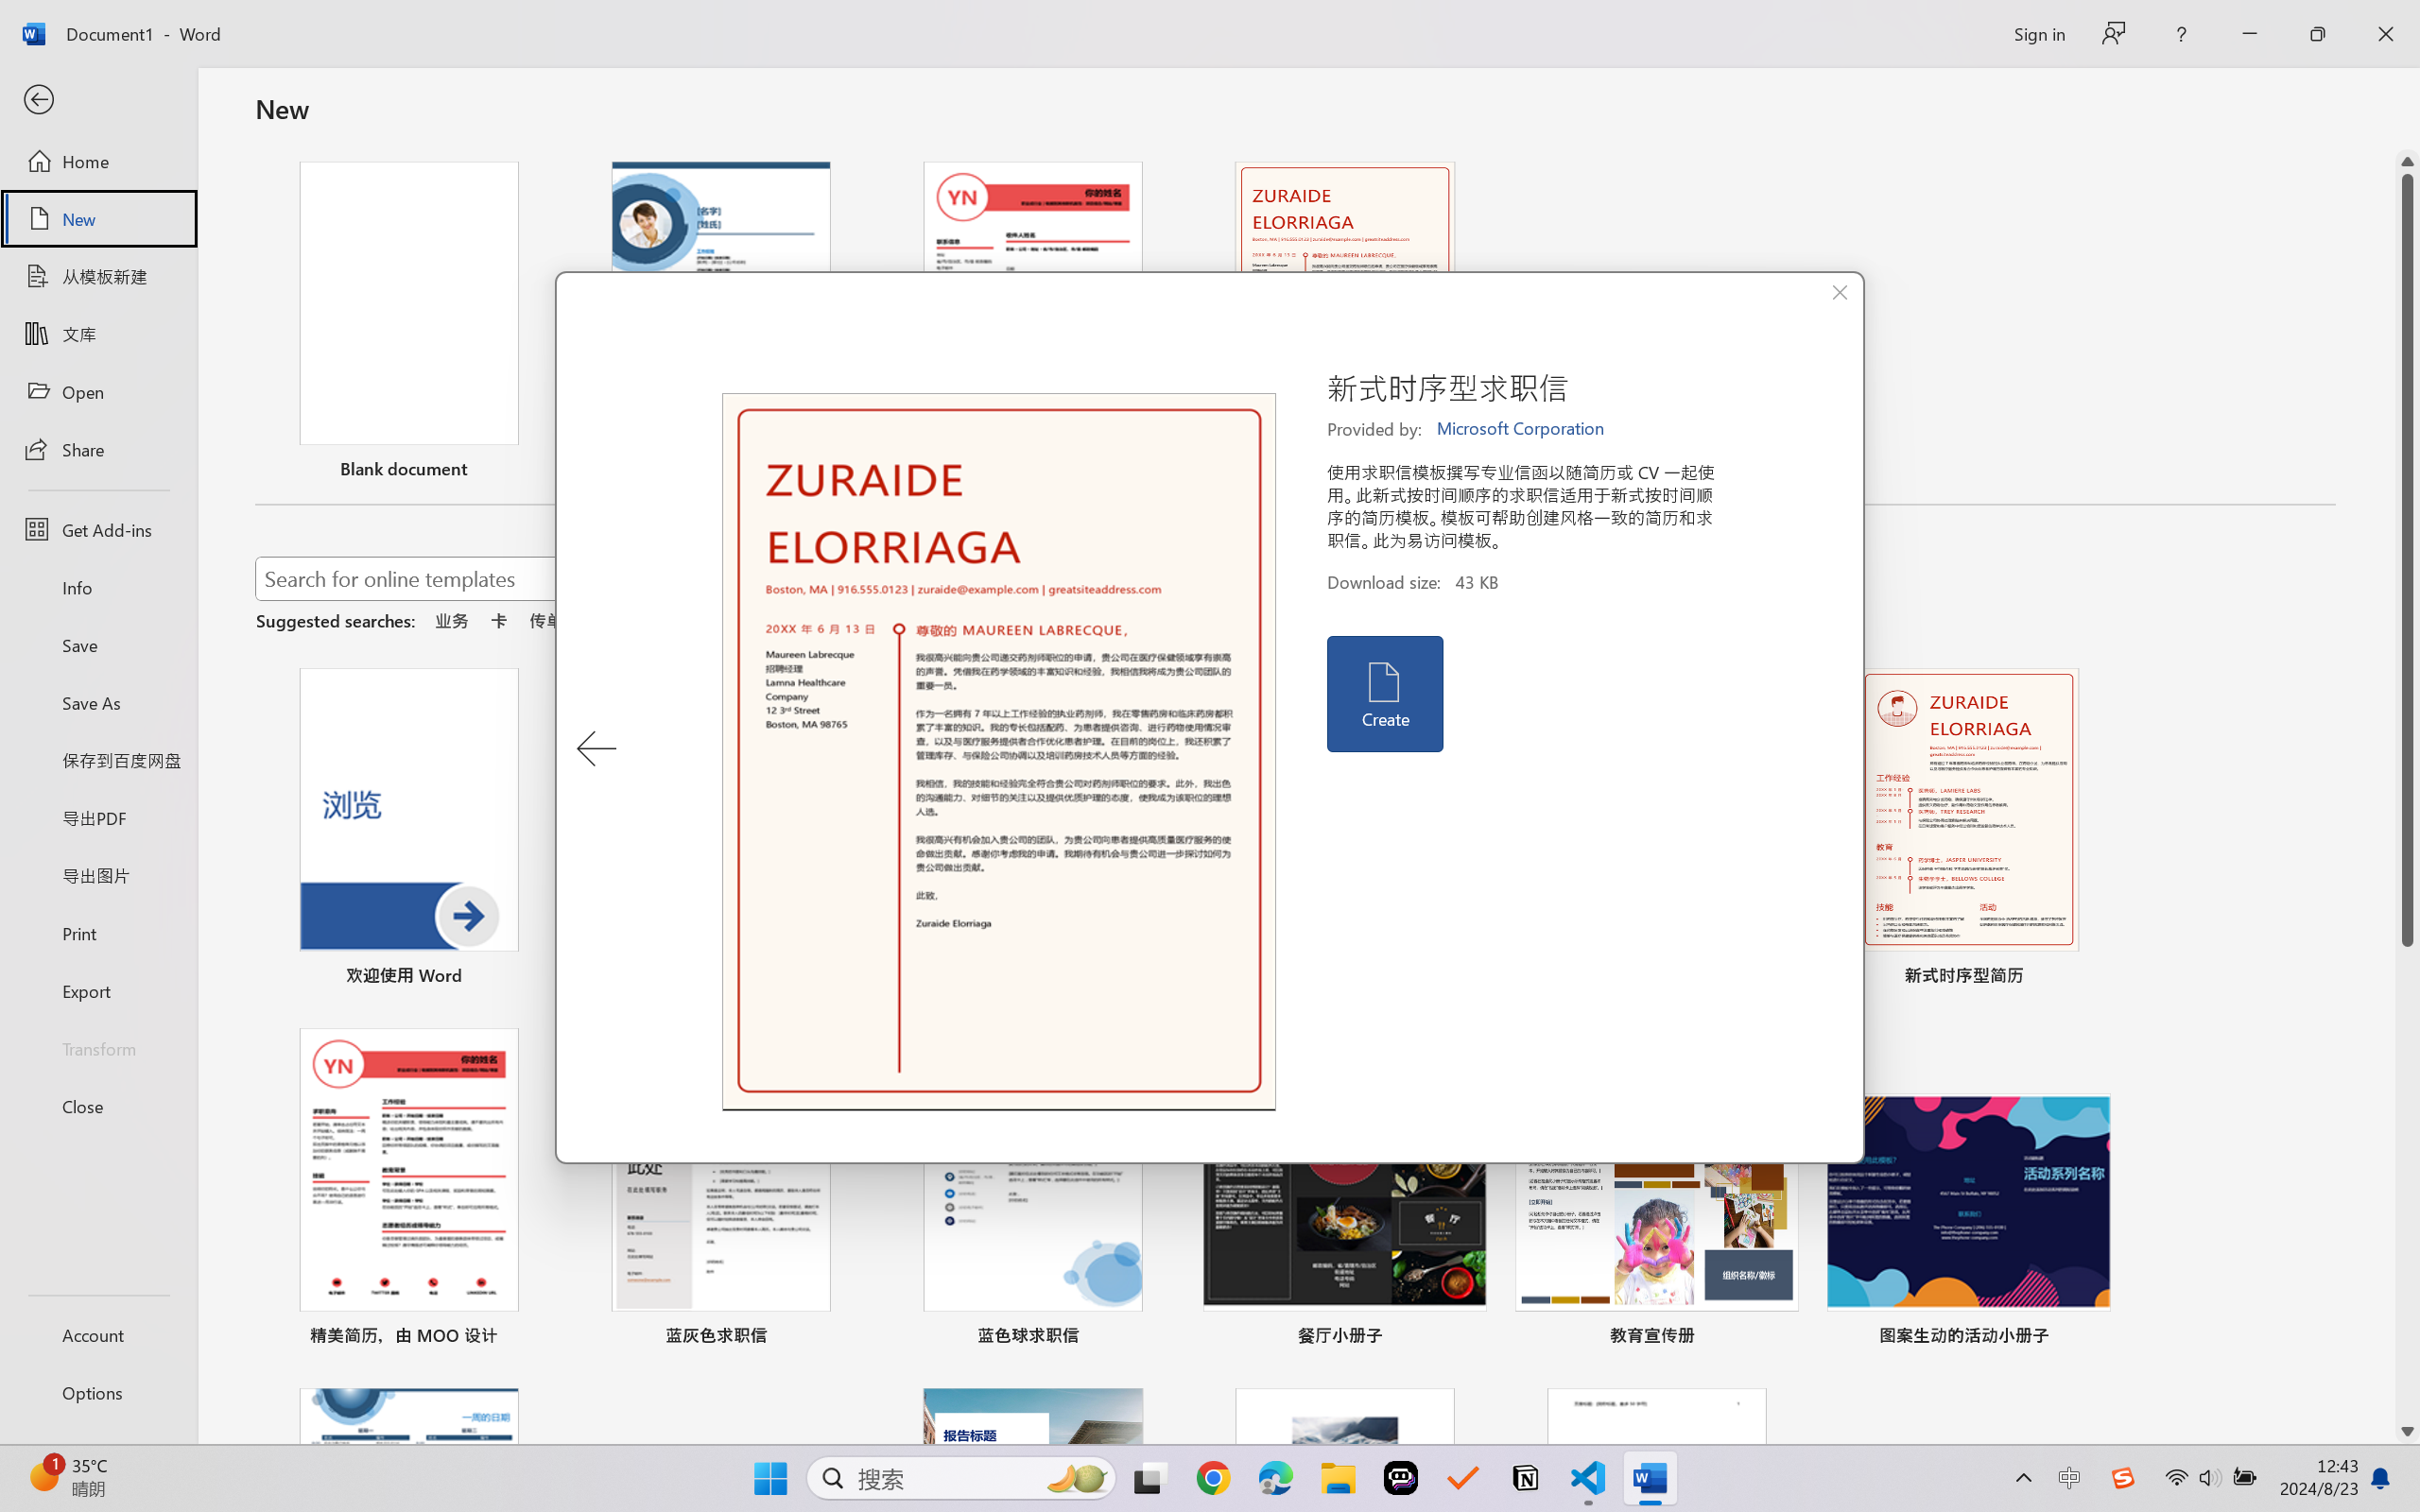  What do you see at coordinates (97, 702) in the screenshot?
I see `'Save As'` at bounding box center [97, 702].